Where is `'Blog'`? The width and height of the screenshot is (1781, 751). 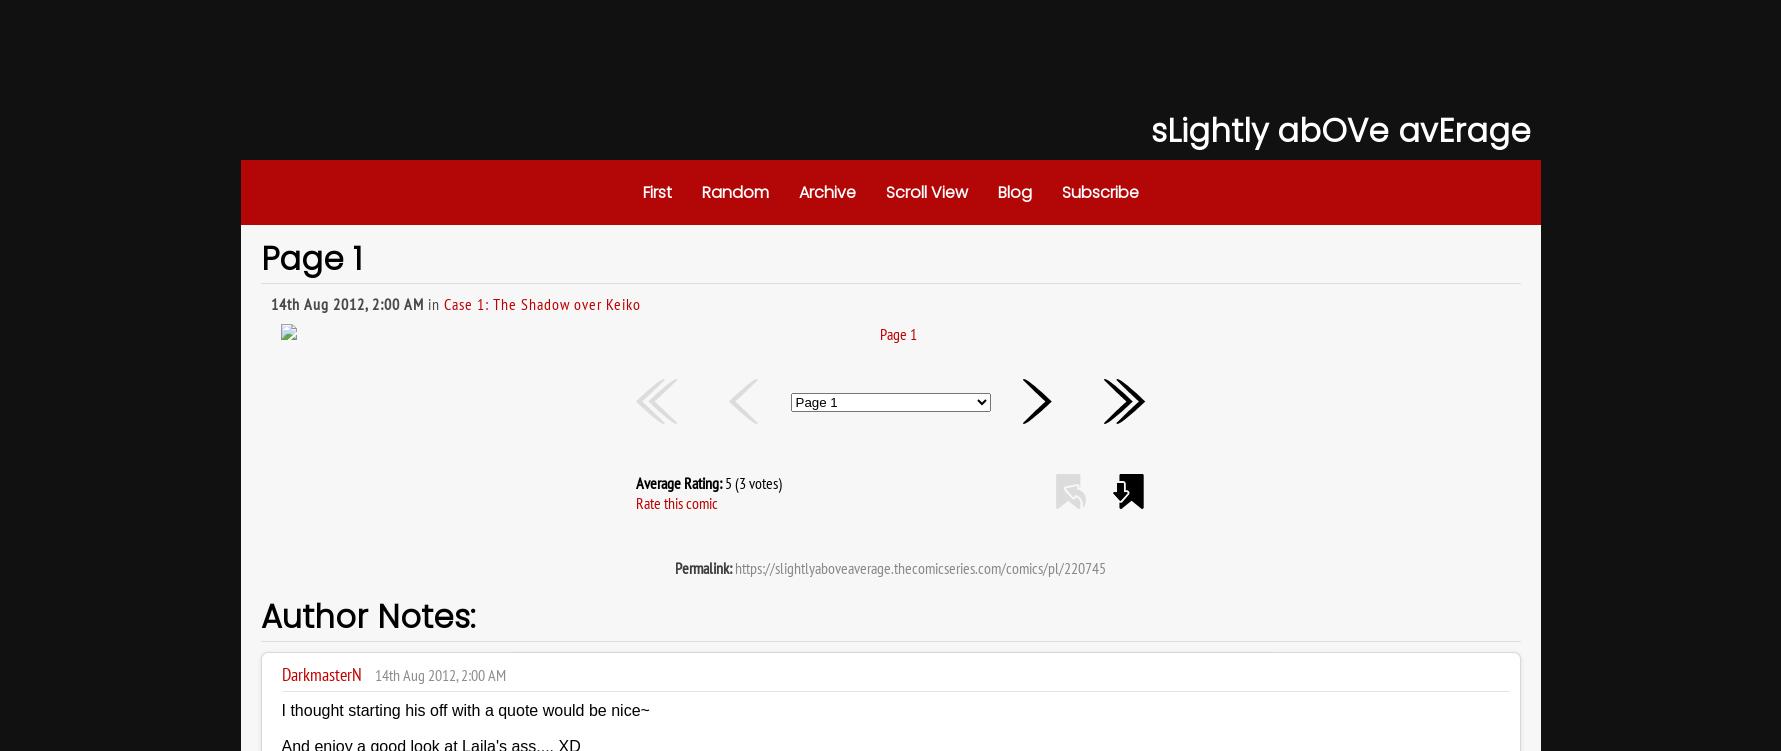
'Blog' is located at coordinates (1013, 192).